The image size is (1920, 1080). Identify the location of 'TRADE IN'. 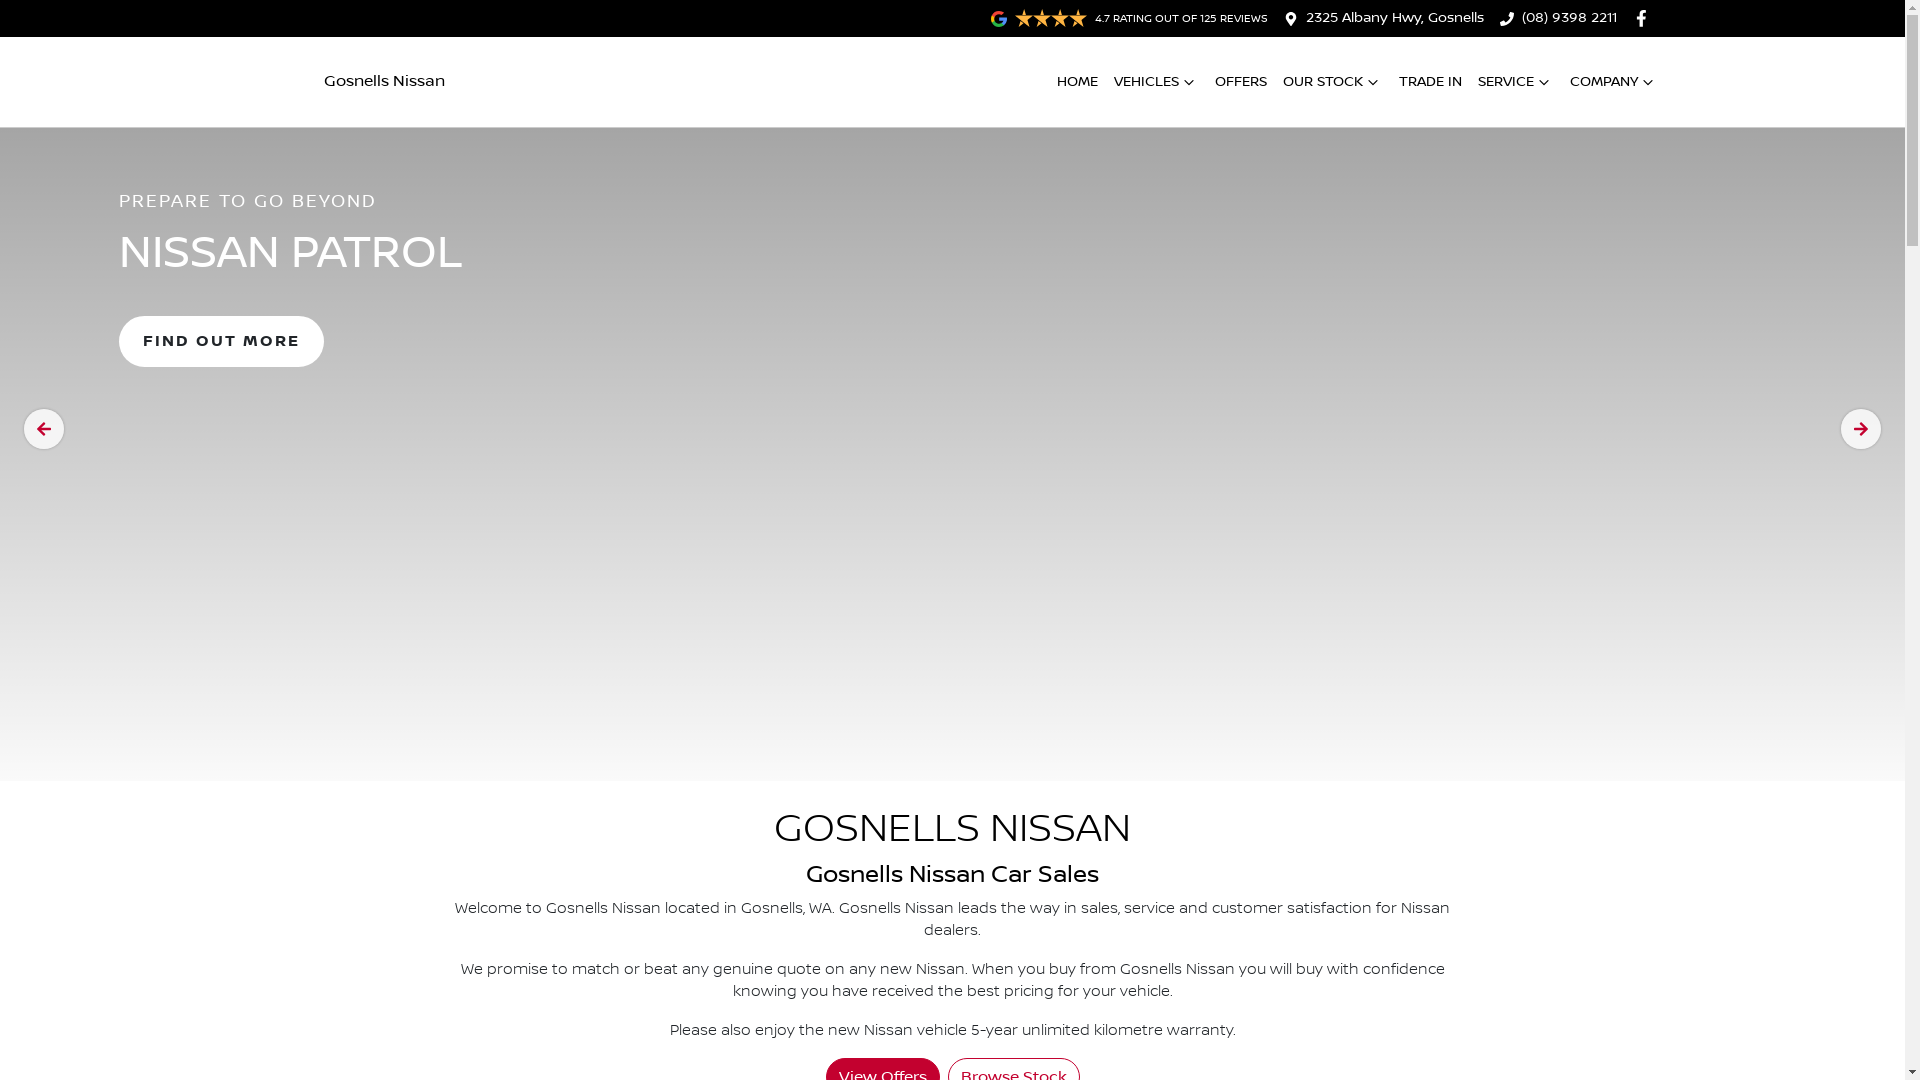
(1428, 81).